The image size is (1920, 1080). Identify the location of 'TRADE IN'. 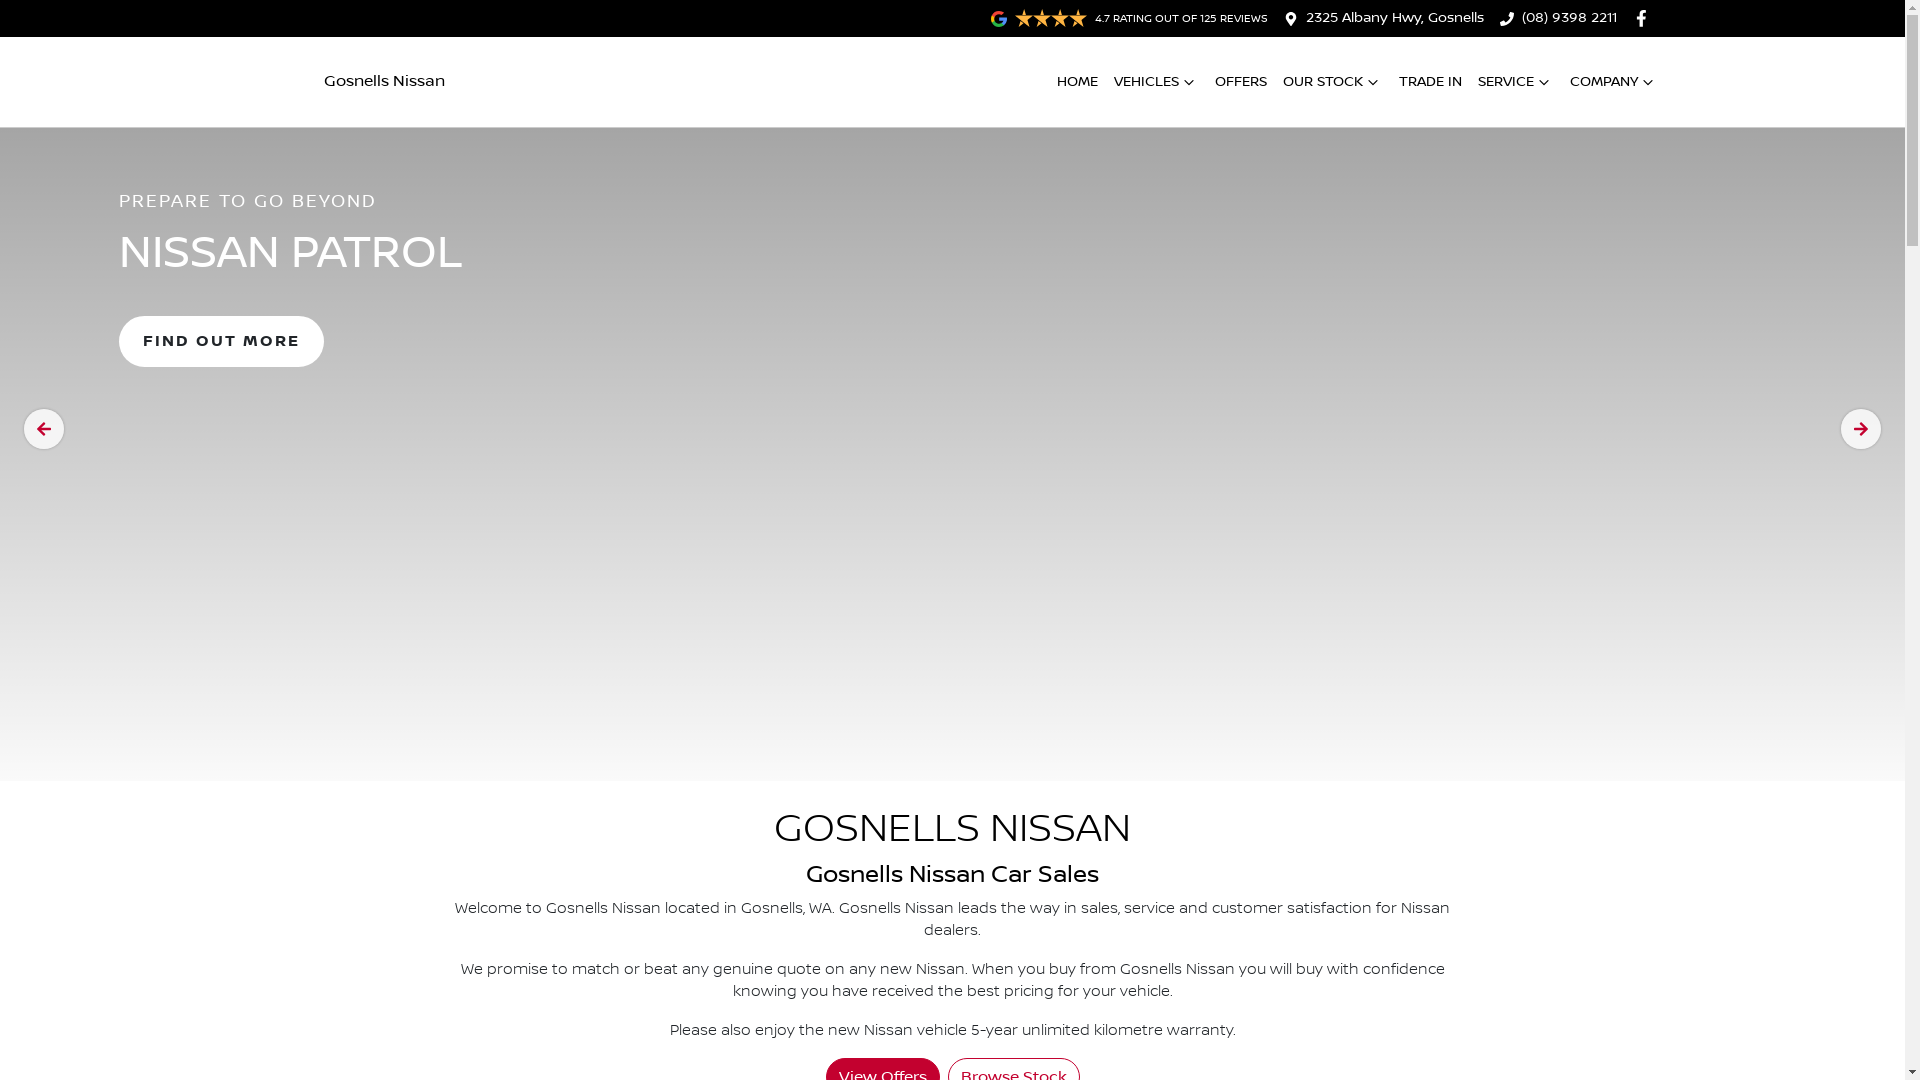
(1428, 81).